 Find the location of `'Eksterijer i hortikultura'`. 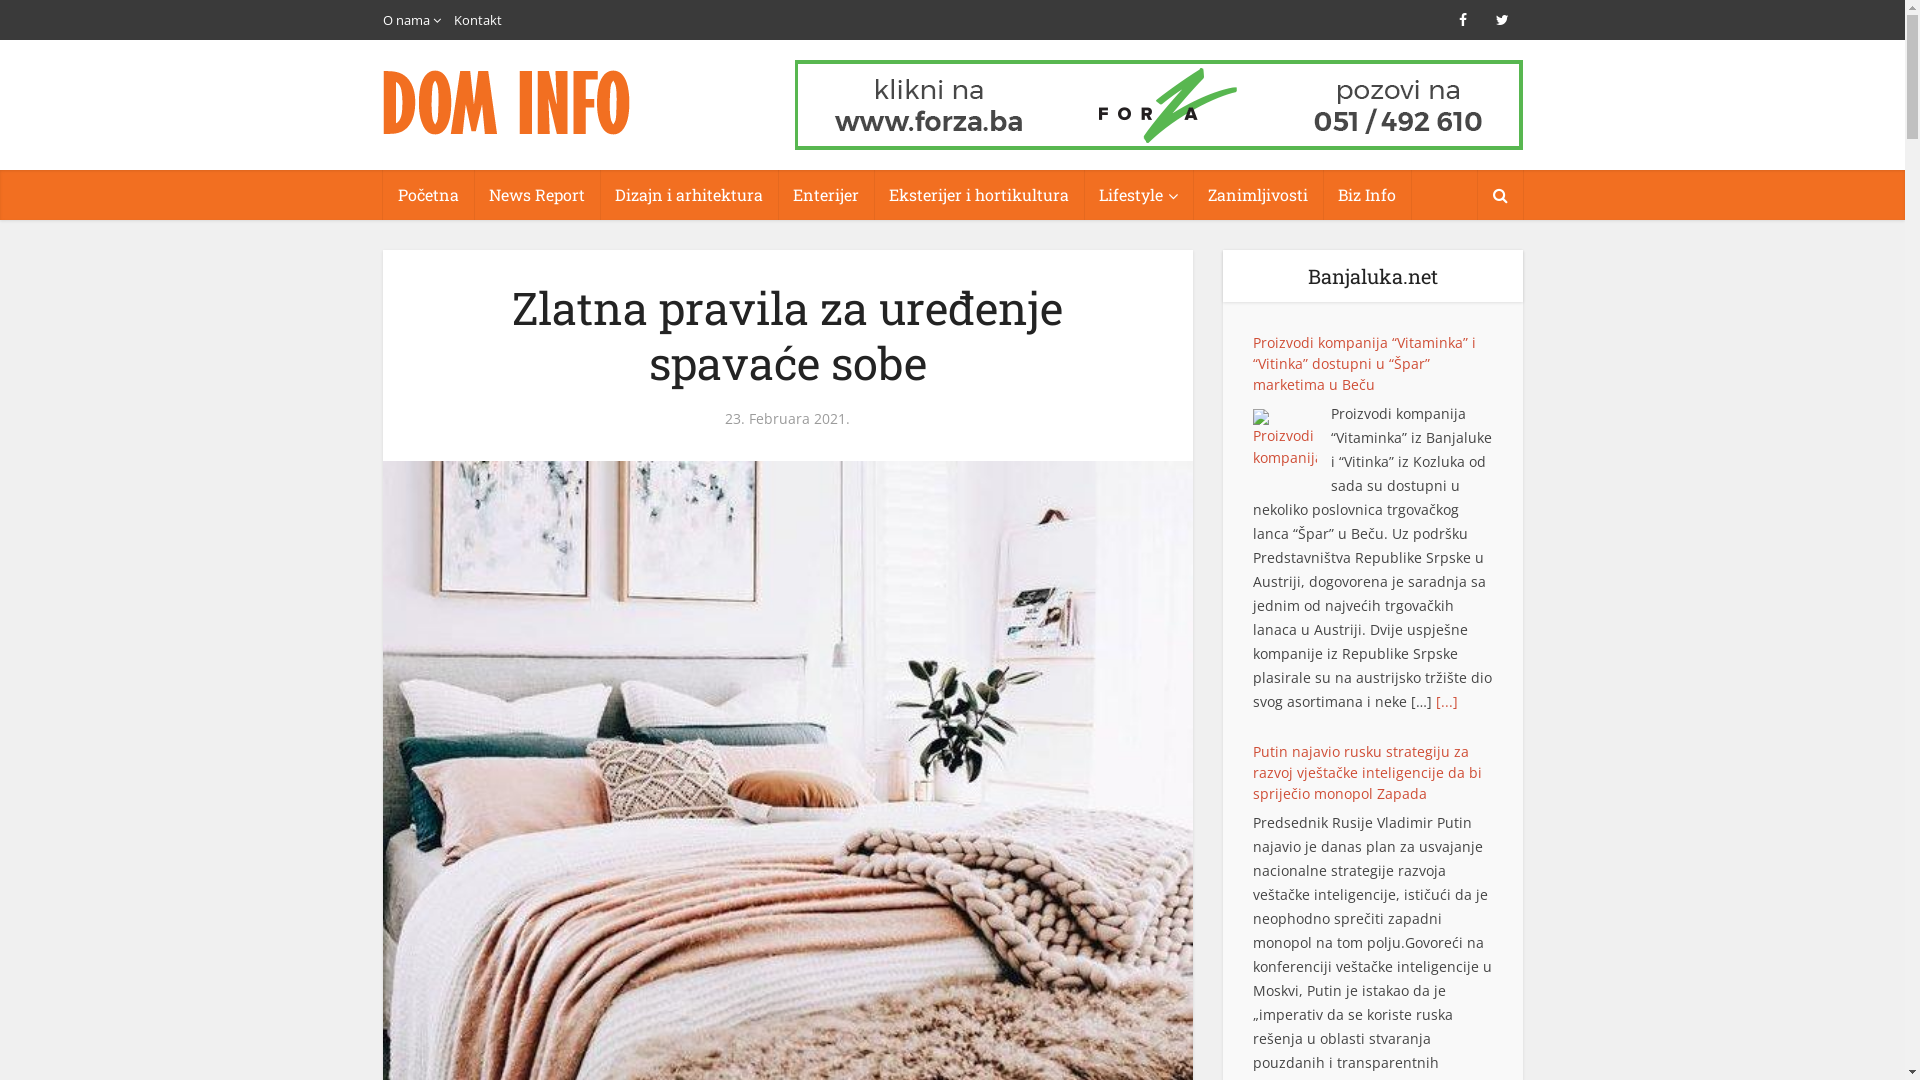

'Eksterijer i hortikultura' is located at coordinates (979, 195).